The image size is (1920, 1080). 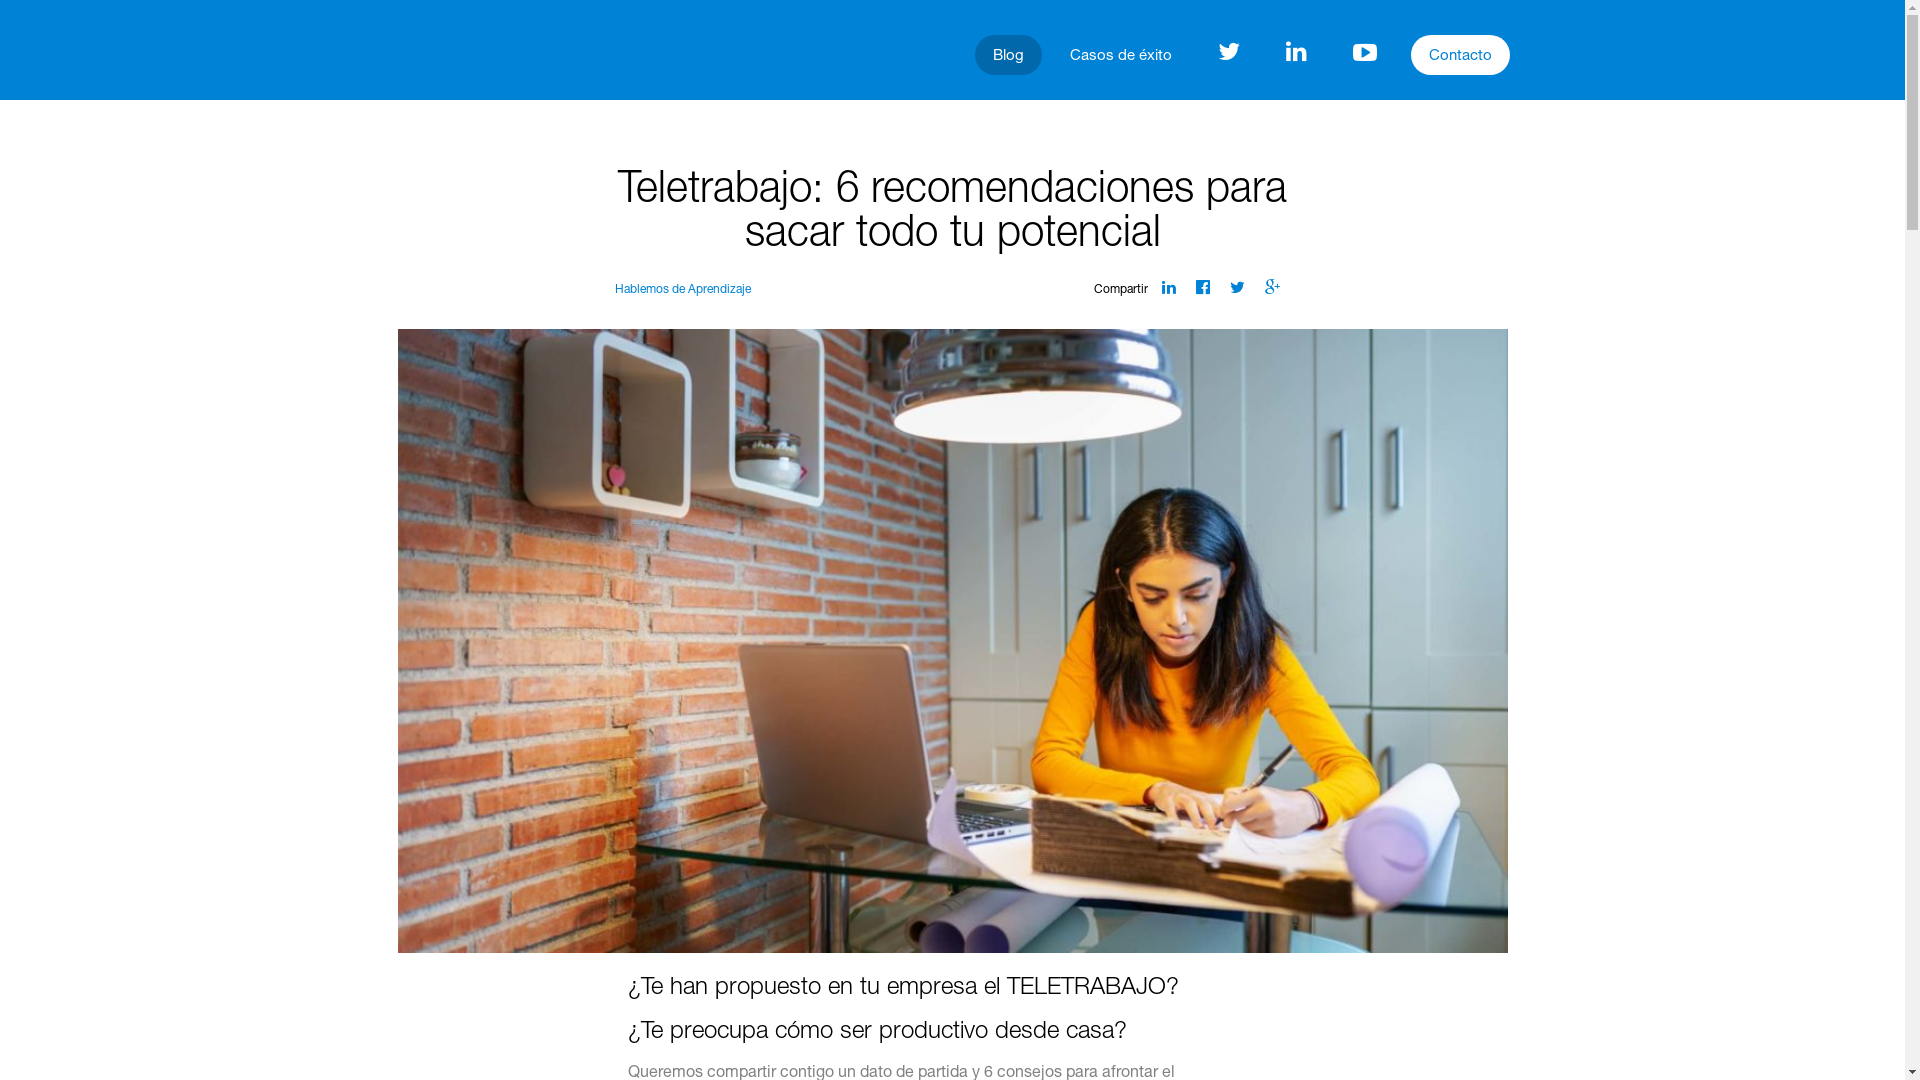 What do you see at coordinates (1008, 53) in the screenshot?
I see `'Blog'` at bounding box center [1008, 53].